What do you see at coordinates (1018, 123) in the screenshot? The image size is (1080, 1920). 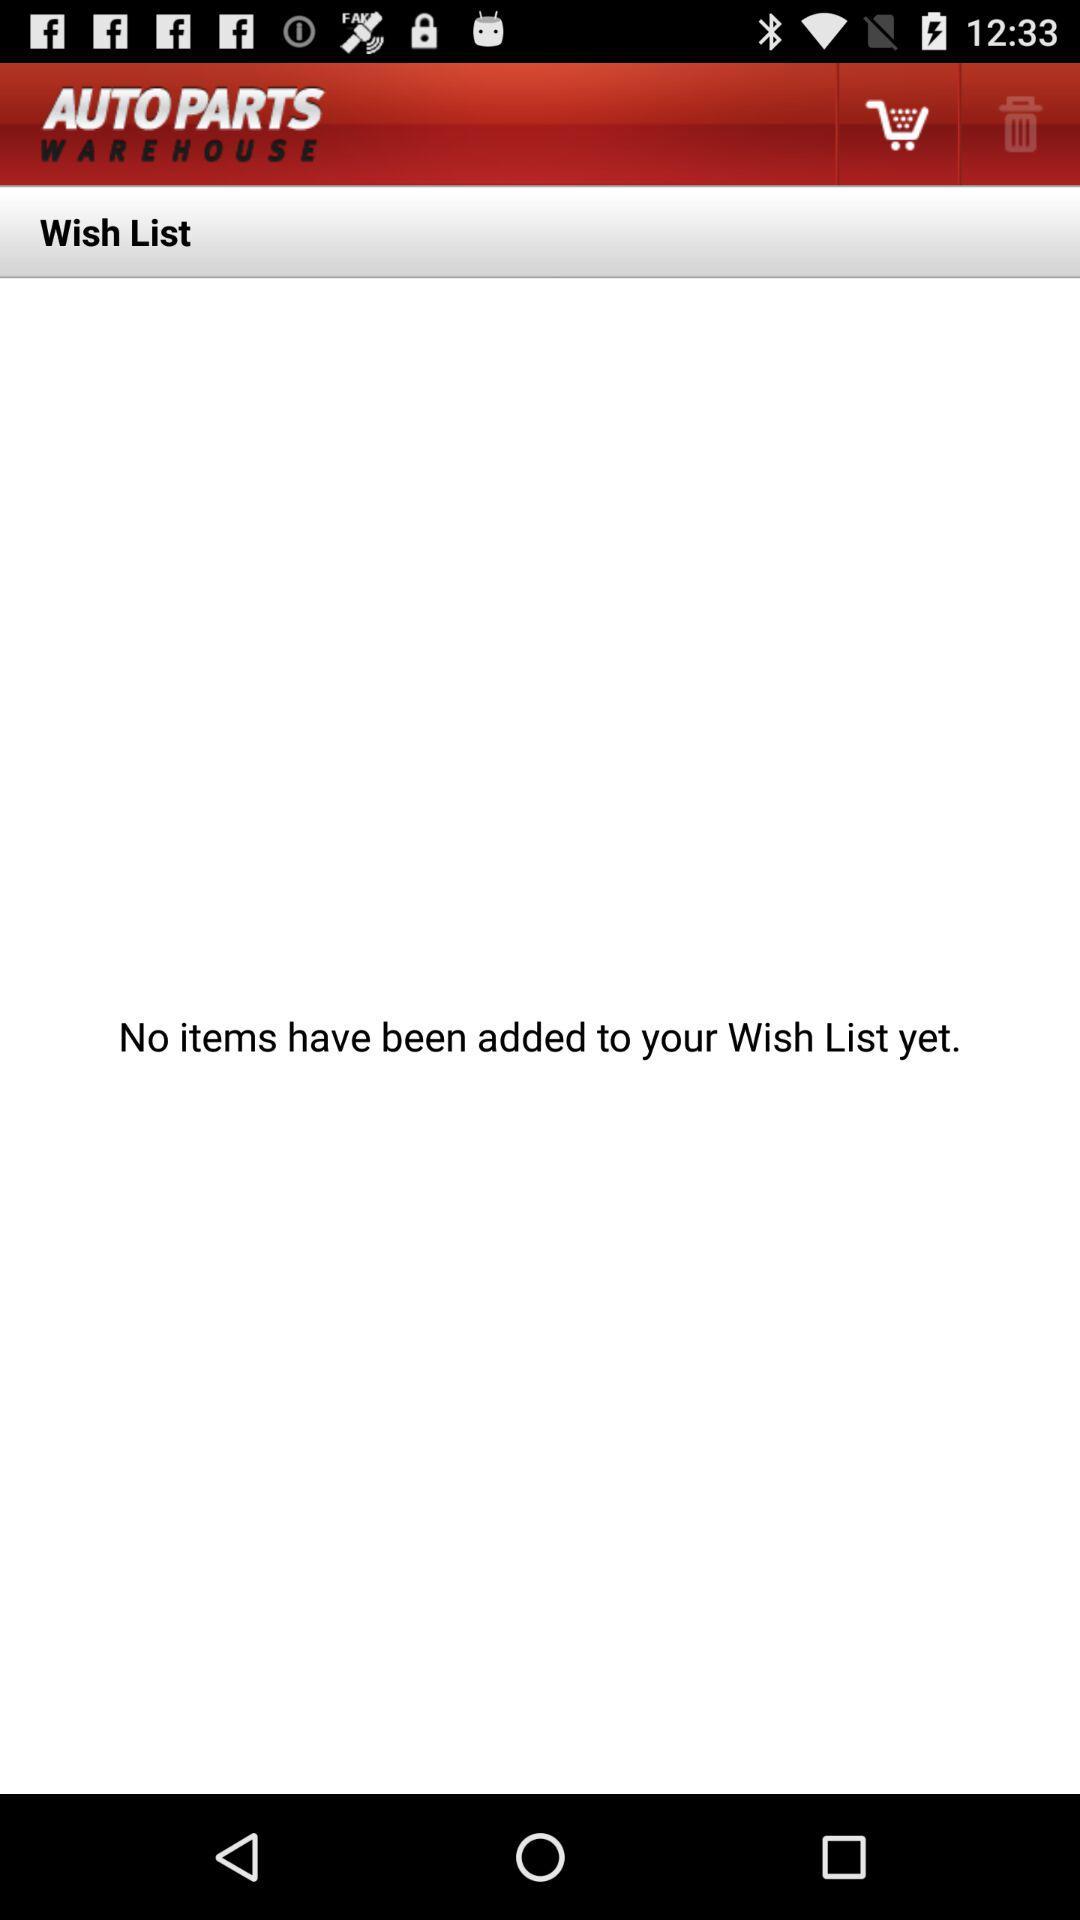 I see `trash` at bounding box center [1018, 123].